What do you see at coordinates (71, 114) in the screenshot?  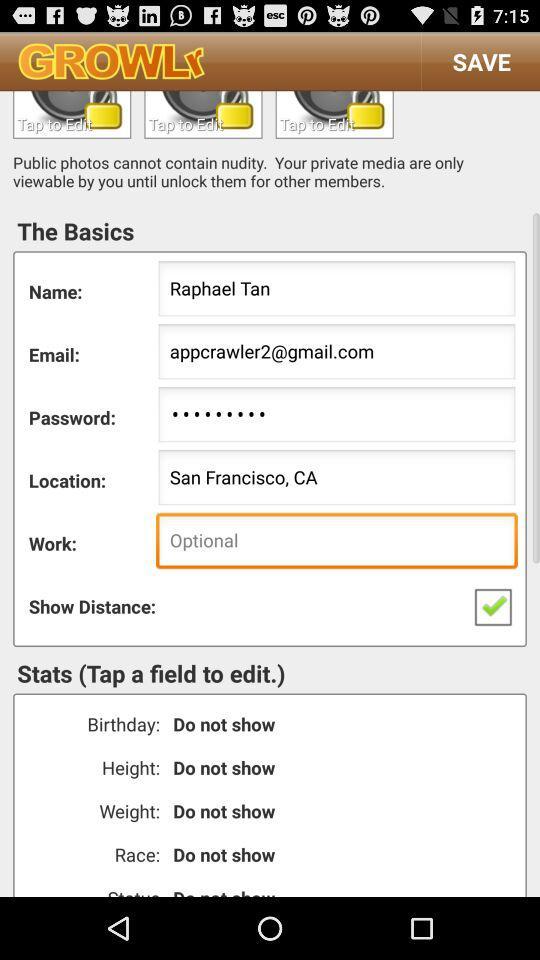 I see `tap to edit` at bounding box center [71, 114].